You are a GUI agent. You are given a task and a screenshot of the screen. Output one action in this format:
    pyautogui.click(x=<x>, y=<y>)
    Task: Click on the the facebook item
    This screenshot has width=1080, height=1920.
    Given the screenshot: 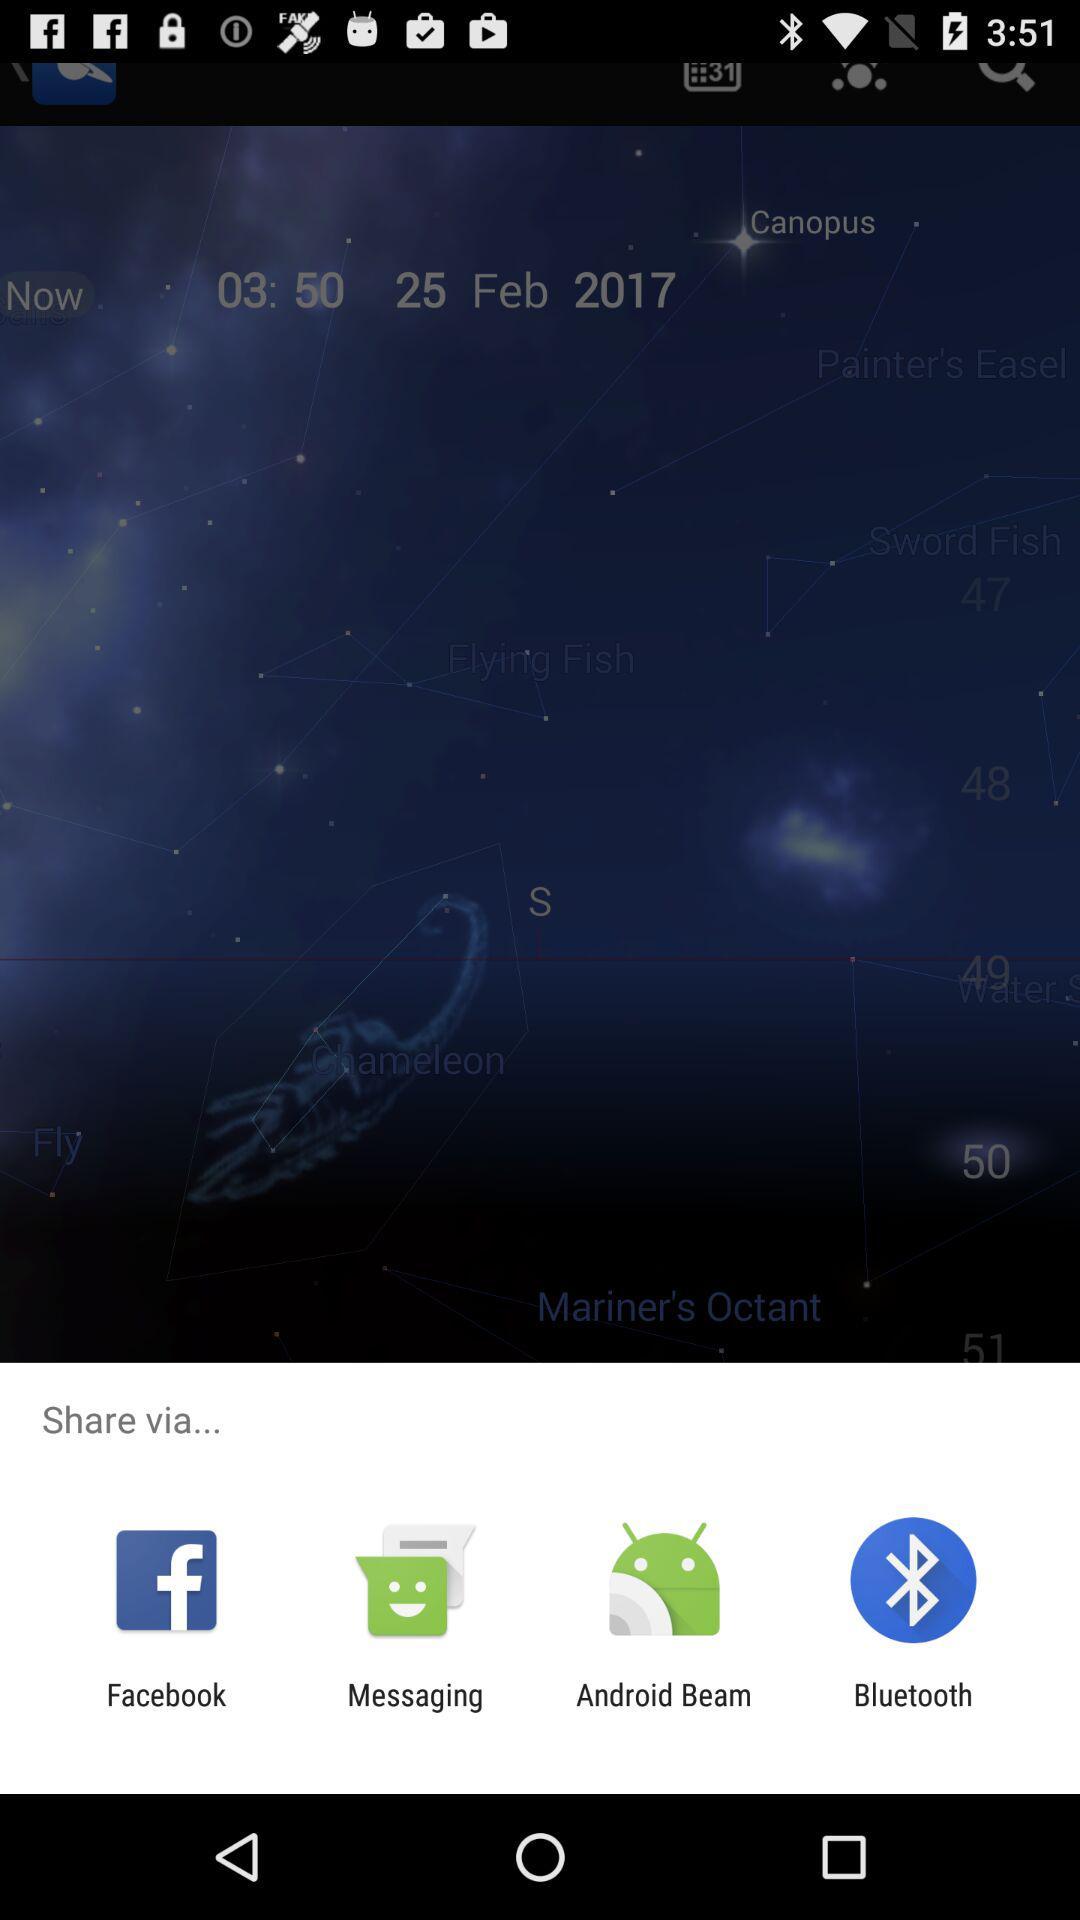 What is the action you would take?
    pyautogui.click(x=165, y=1711)
    